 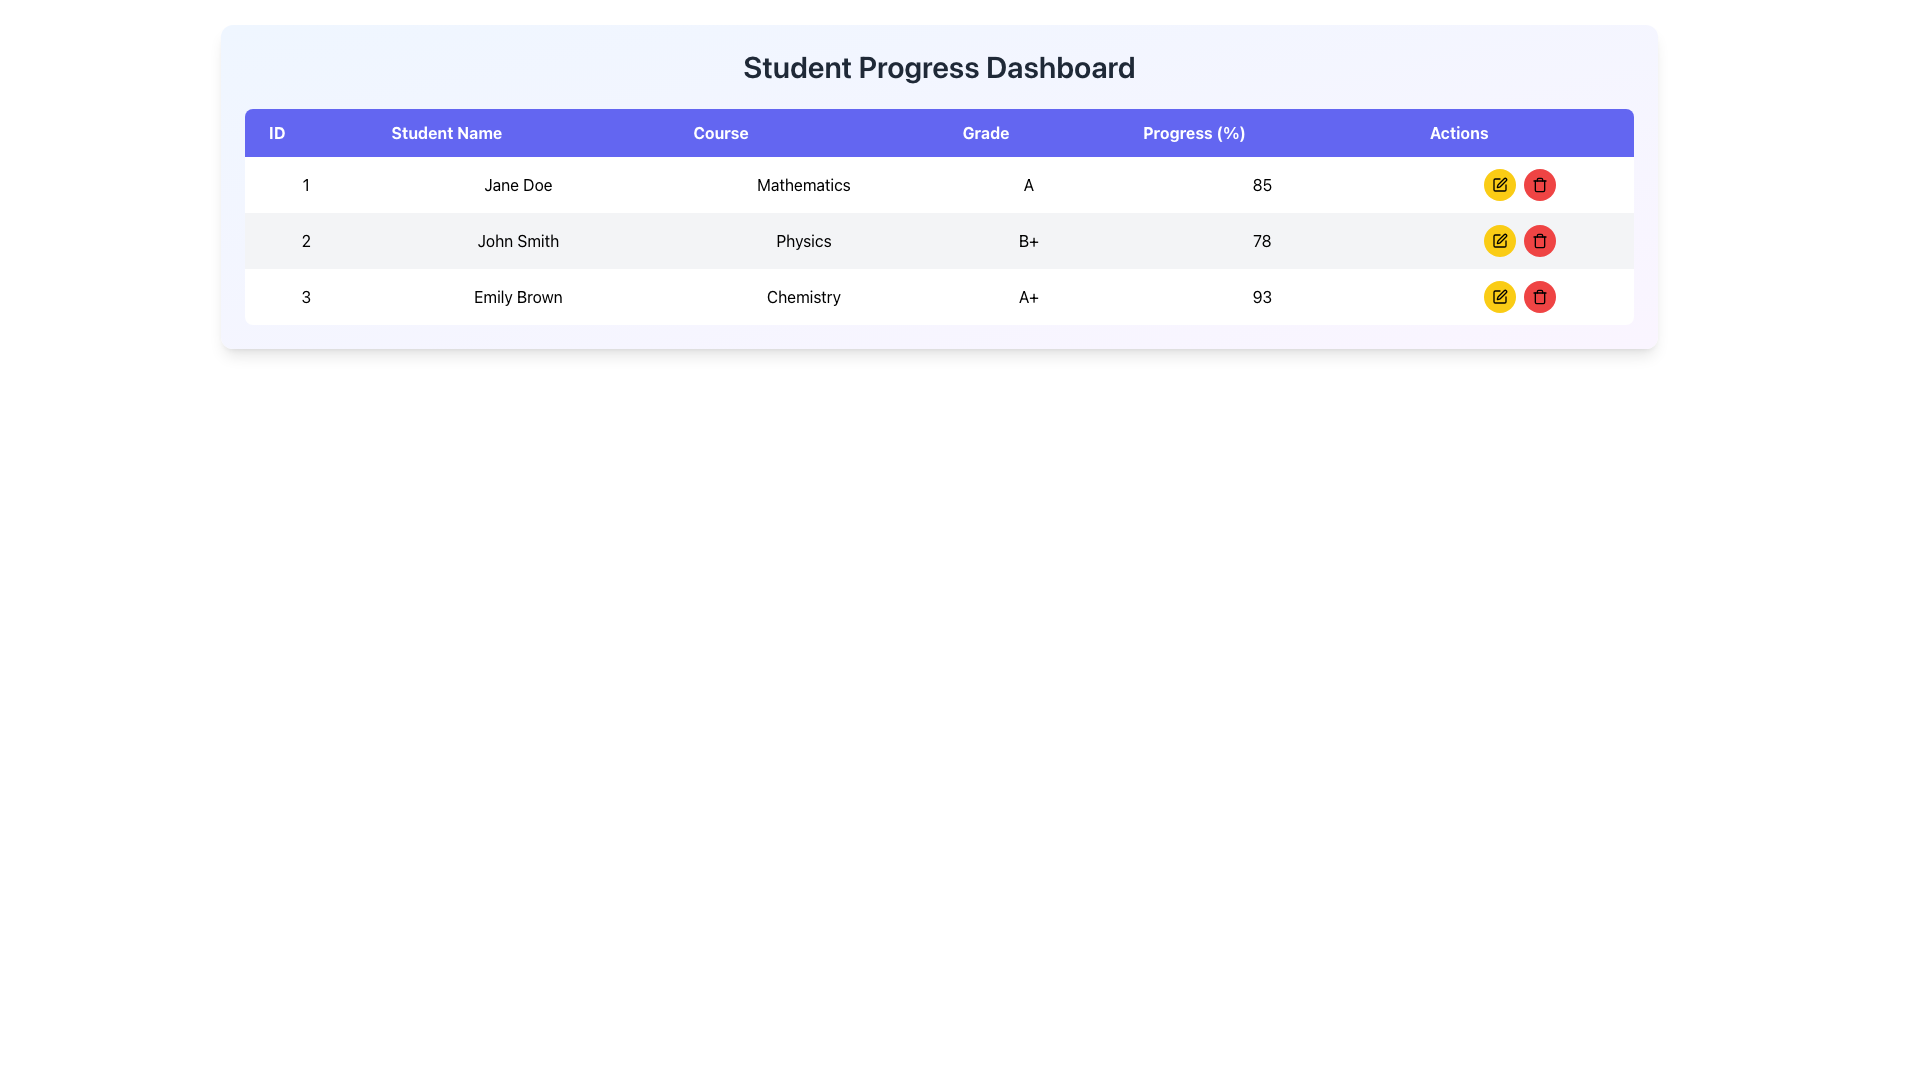 What do you see at coordinates (1538, 297) in the screenshot?
I see `the delete button located in the 'Actions' column of the third row of the data table` at bounding box center [1538, 297].